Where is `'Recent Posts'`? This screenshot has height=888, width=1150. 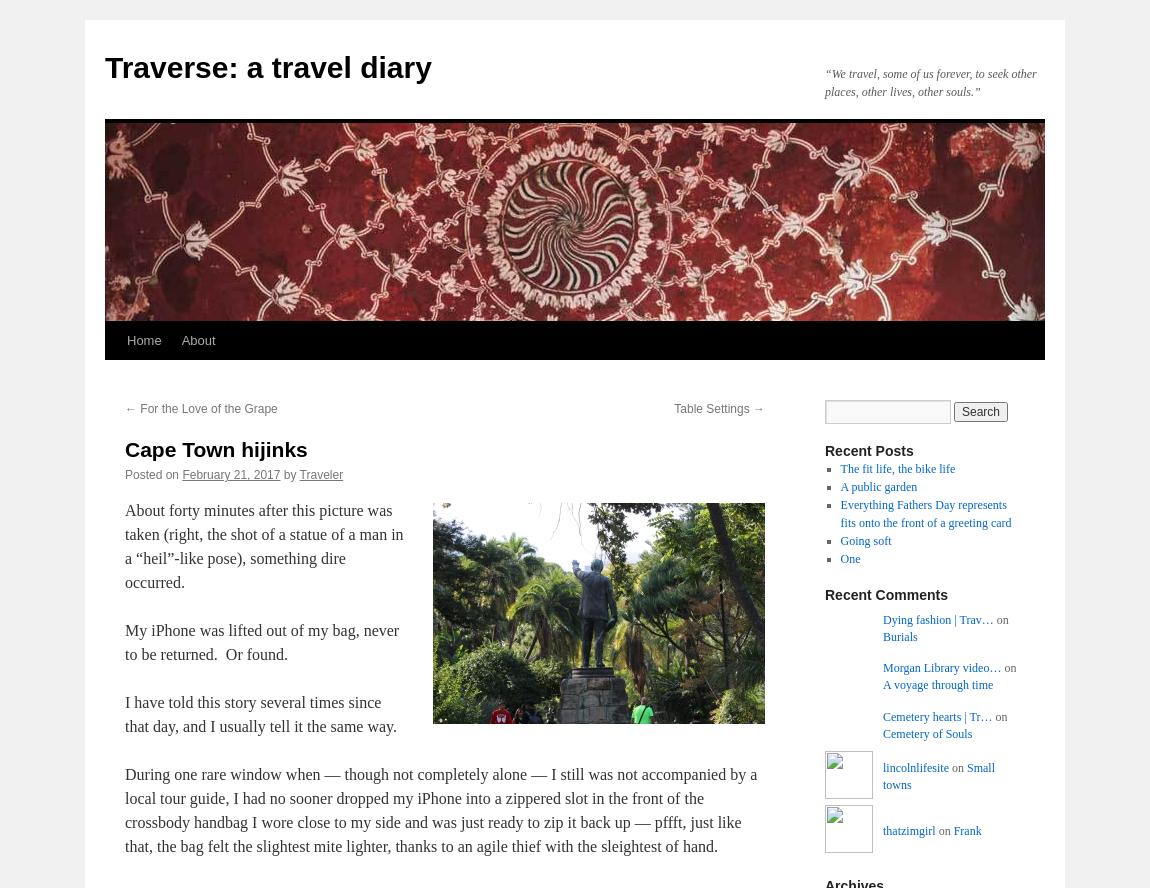 'Recent Posts' is located at coordinates (869, 451).